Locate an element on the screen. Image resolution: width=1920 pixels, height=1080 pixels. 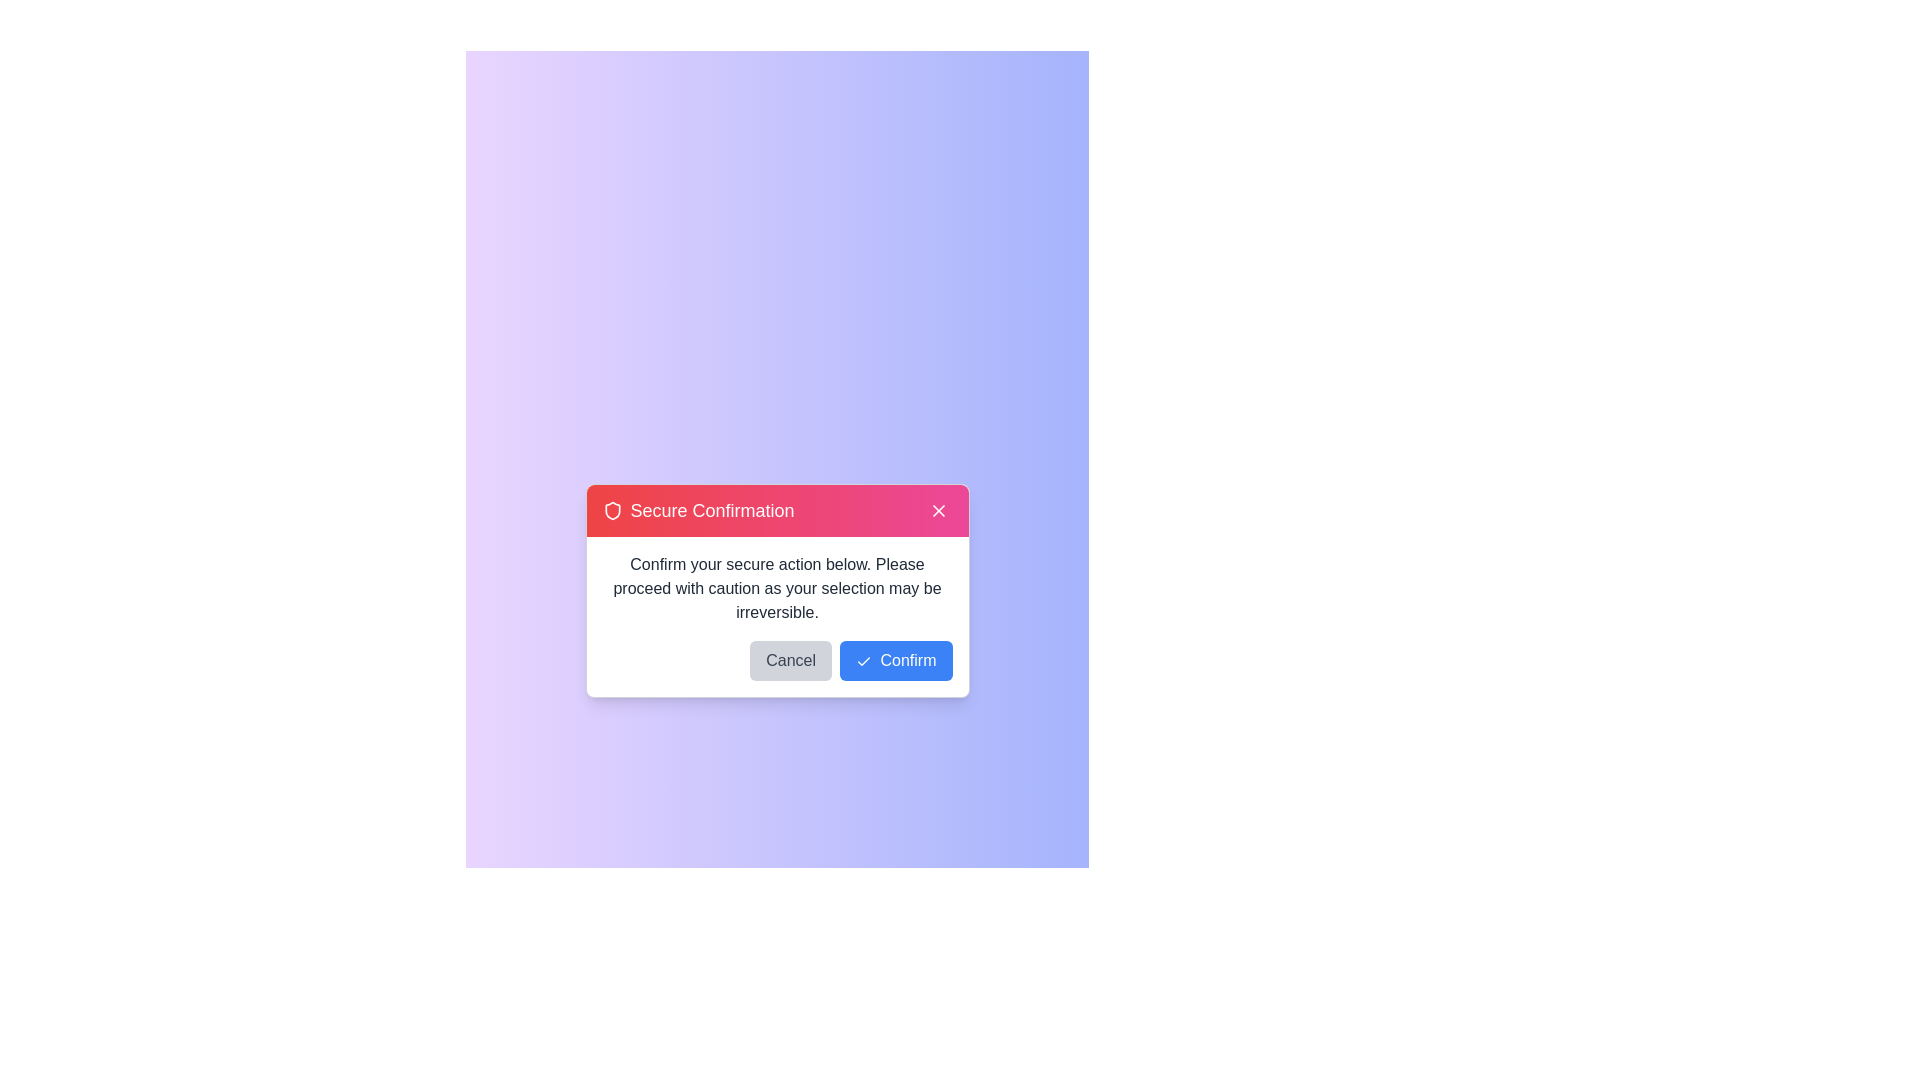
the close button located in the top-right corner of the red header of the modal dialog is located at coordinates (937, 509).